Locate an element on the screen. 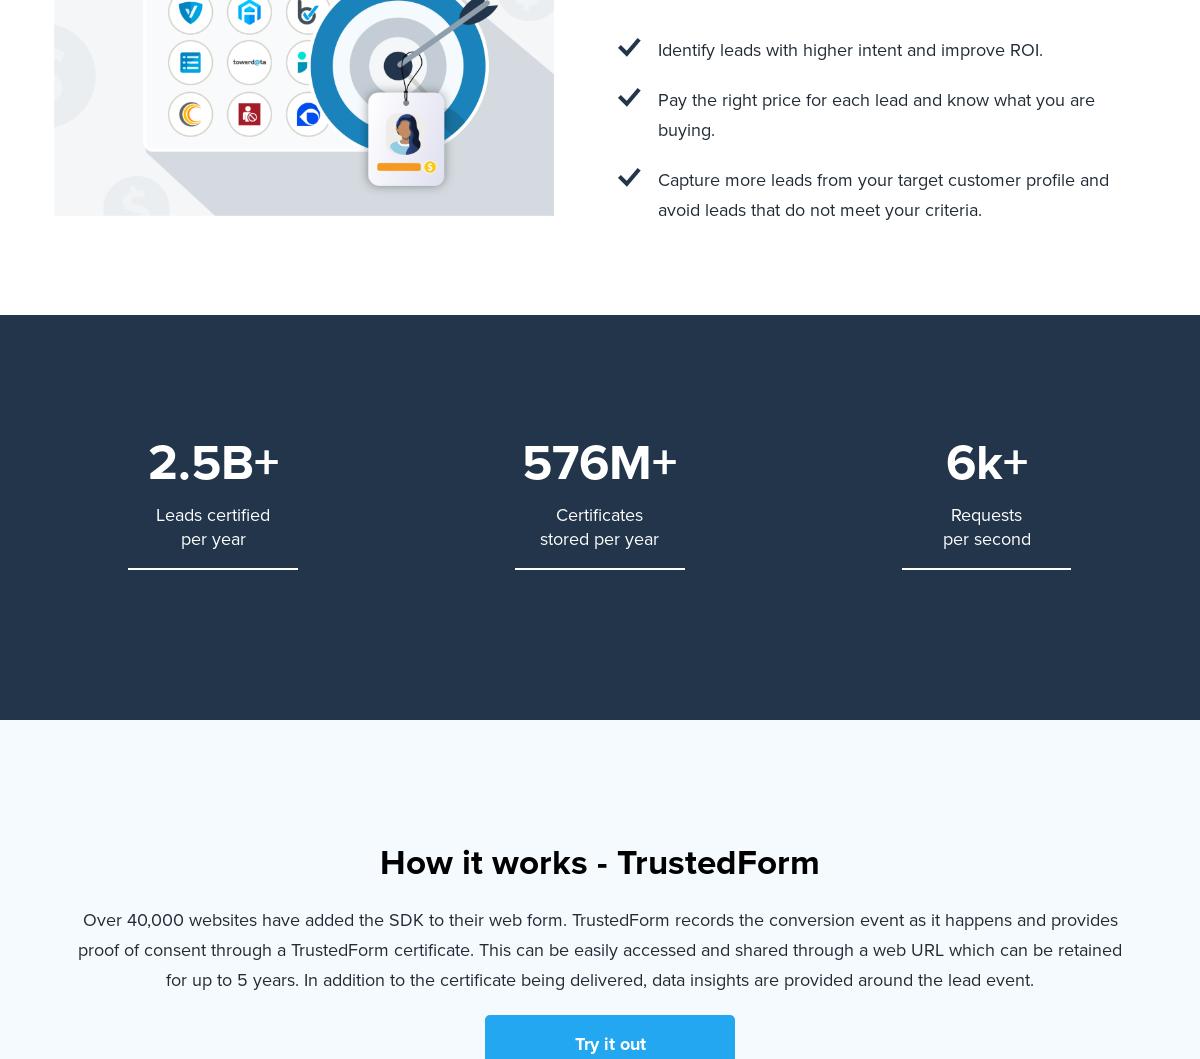  'per second' is located at coordinates (942, 536).